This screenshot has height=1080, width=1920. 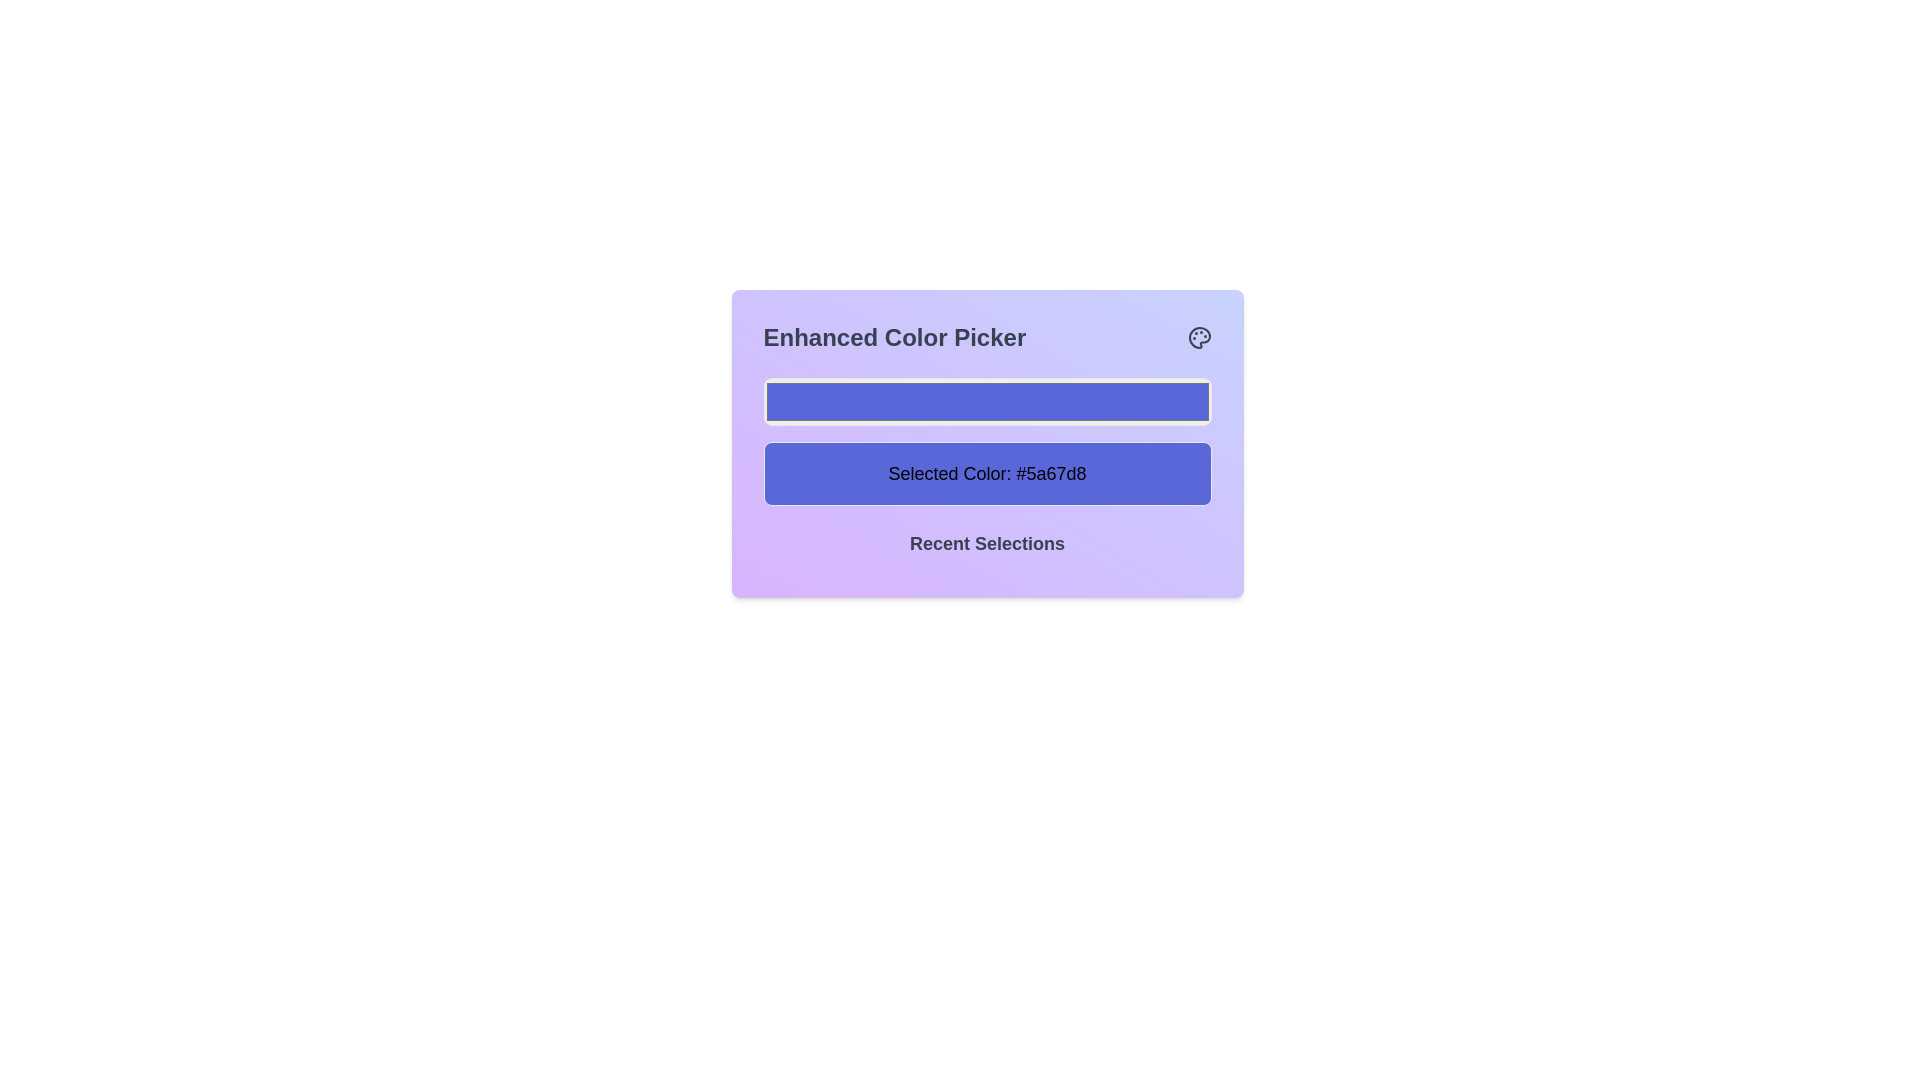 What do you see at coordinates (987, 337) in the screenshot?
I see `the Header label displaying 'Enhanced Color Picker' with a decorative palette icon on the right side` at bounding box center [987, 337].